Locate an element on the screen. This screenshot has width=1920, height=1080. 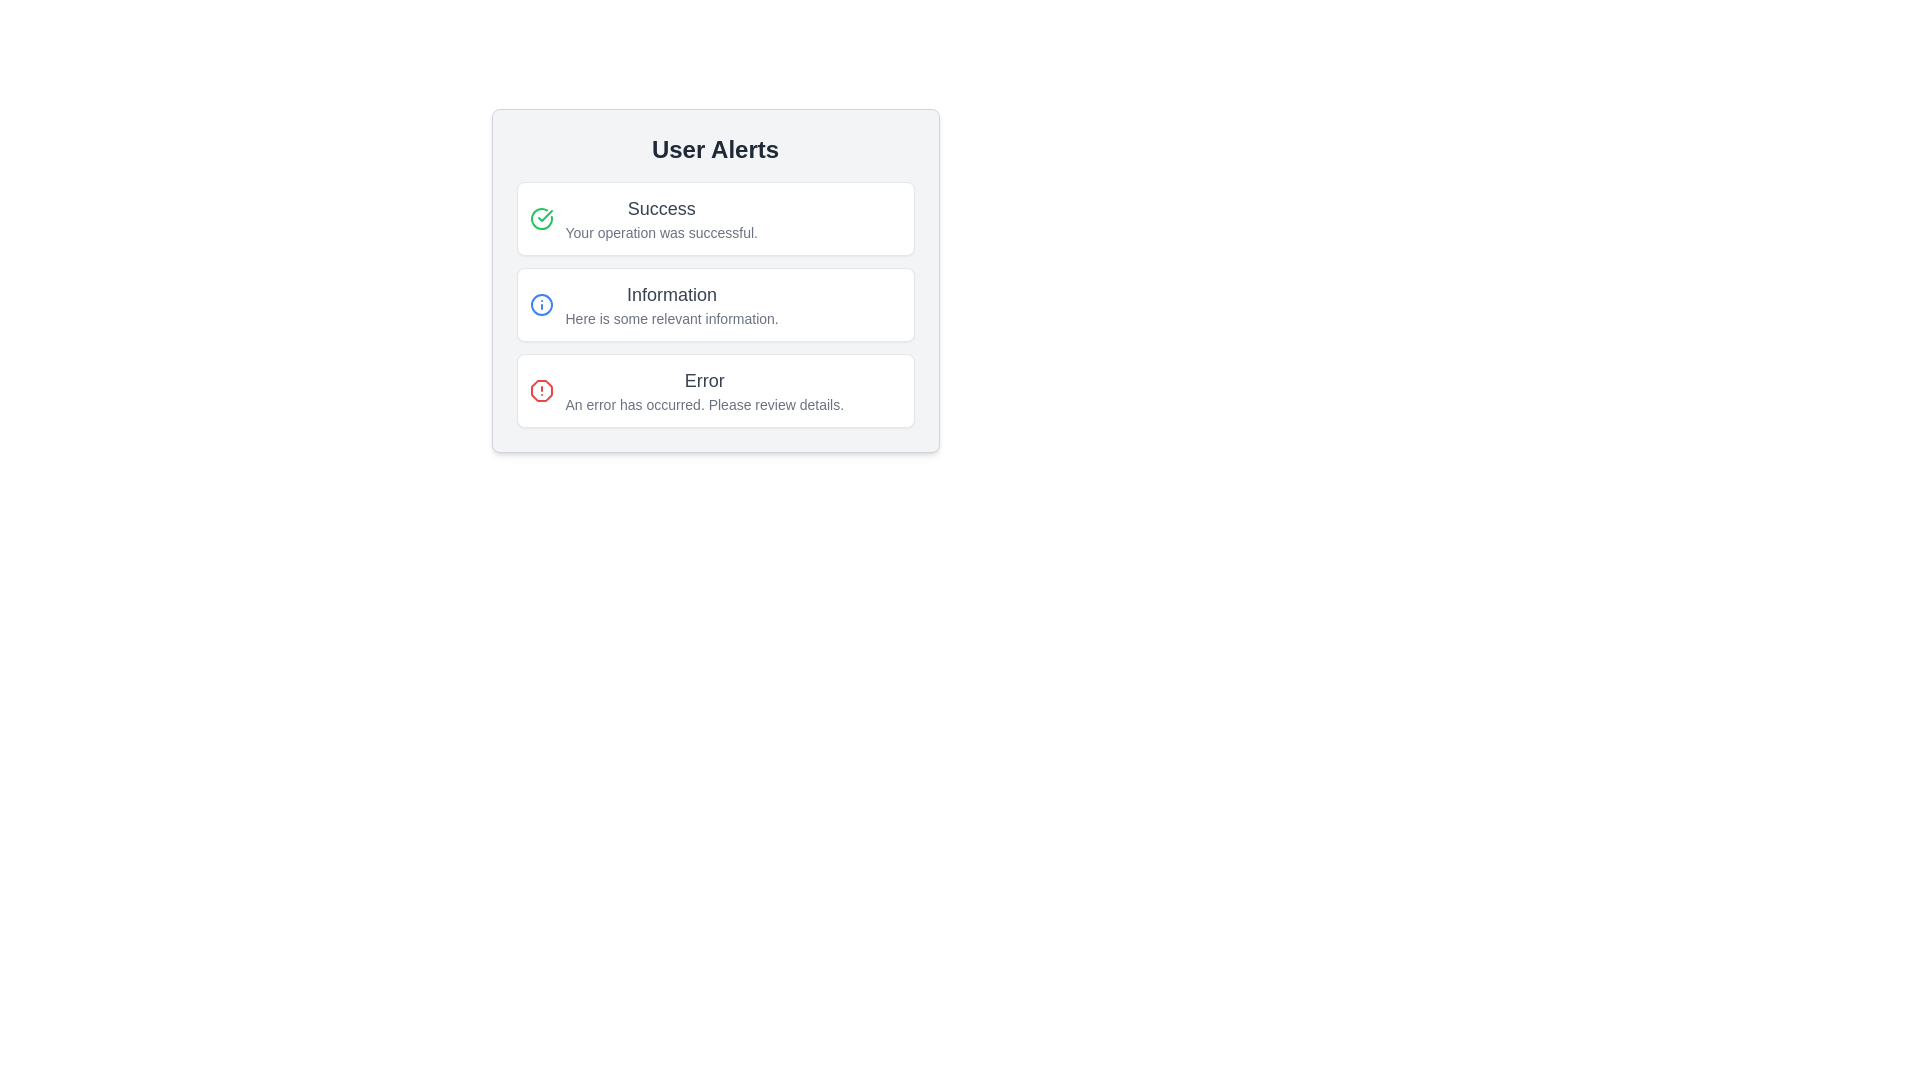
the Text Label element containing the text 'Information' which is styled in bold gray font and located in the second alert box of the 'User Alerts' section is located at coordinates (672, 294).